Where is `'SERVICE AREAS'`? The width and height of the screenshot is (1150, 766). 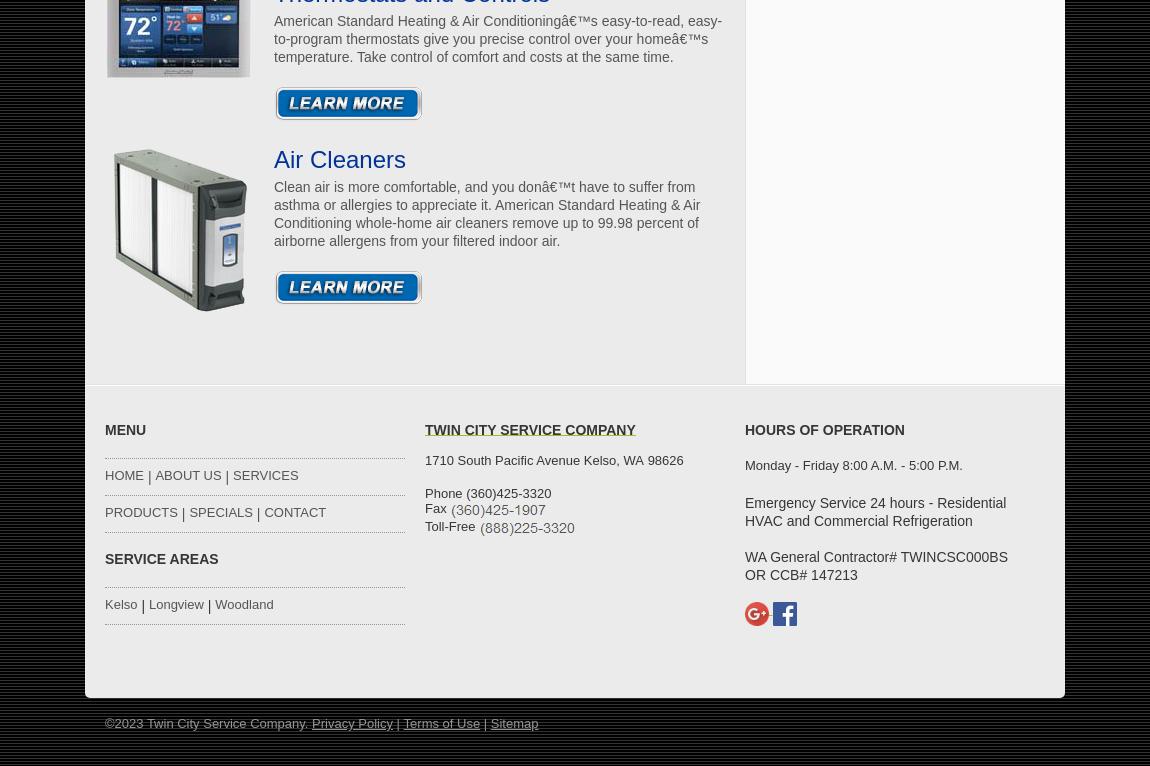
'SERVICE AREAS' is located at coordinates (103, 558).